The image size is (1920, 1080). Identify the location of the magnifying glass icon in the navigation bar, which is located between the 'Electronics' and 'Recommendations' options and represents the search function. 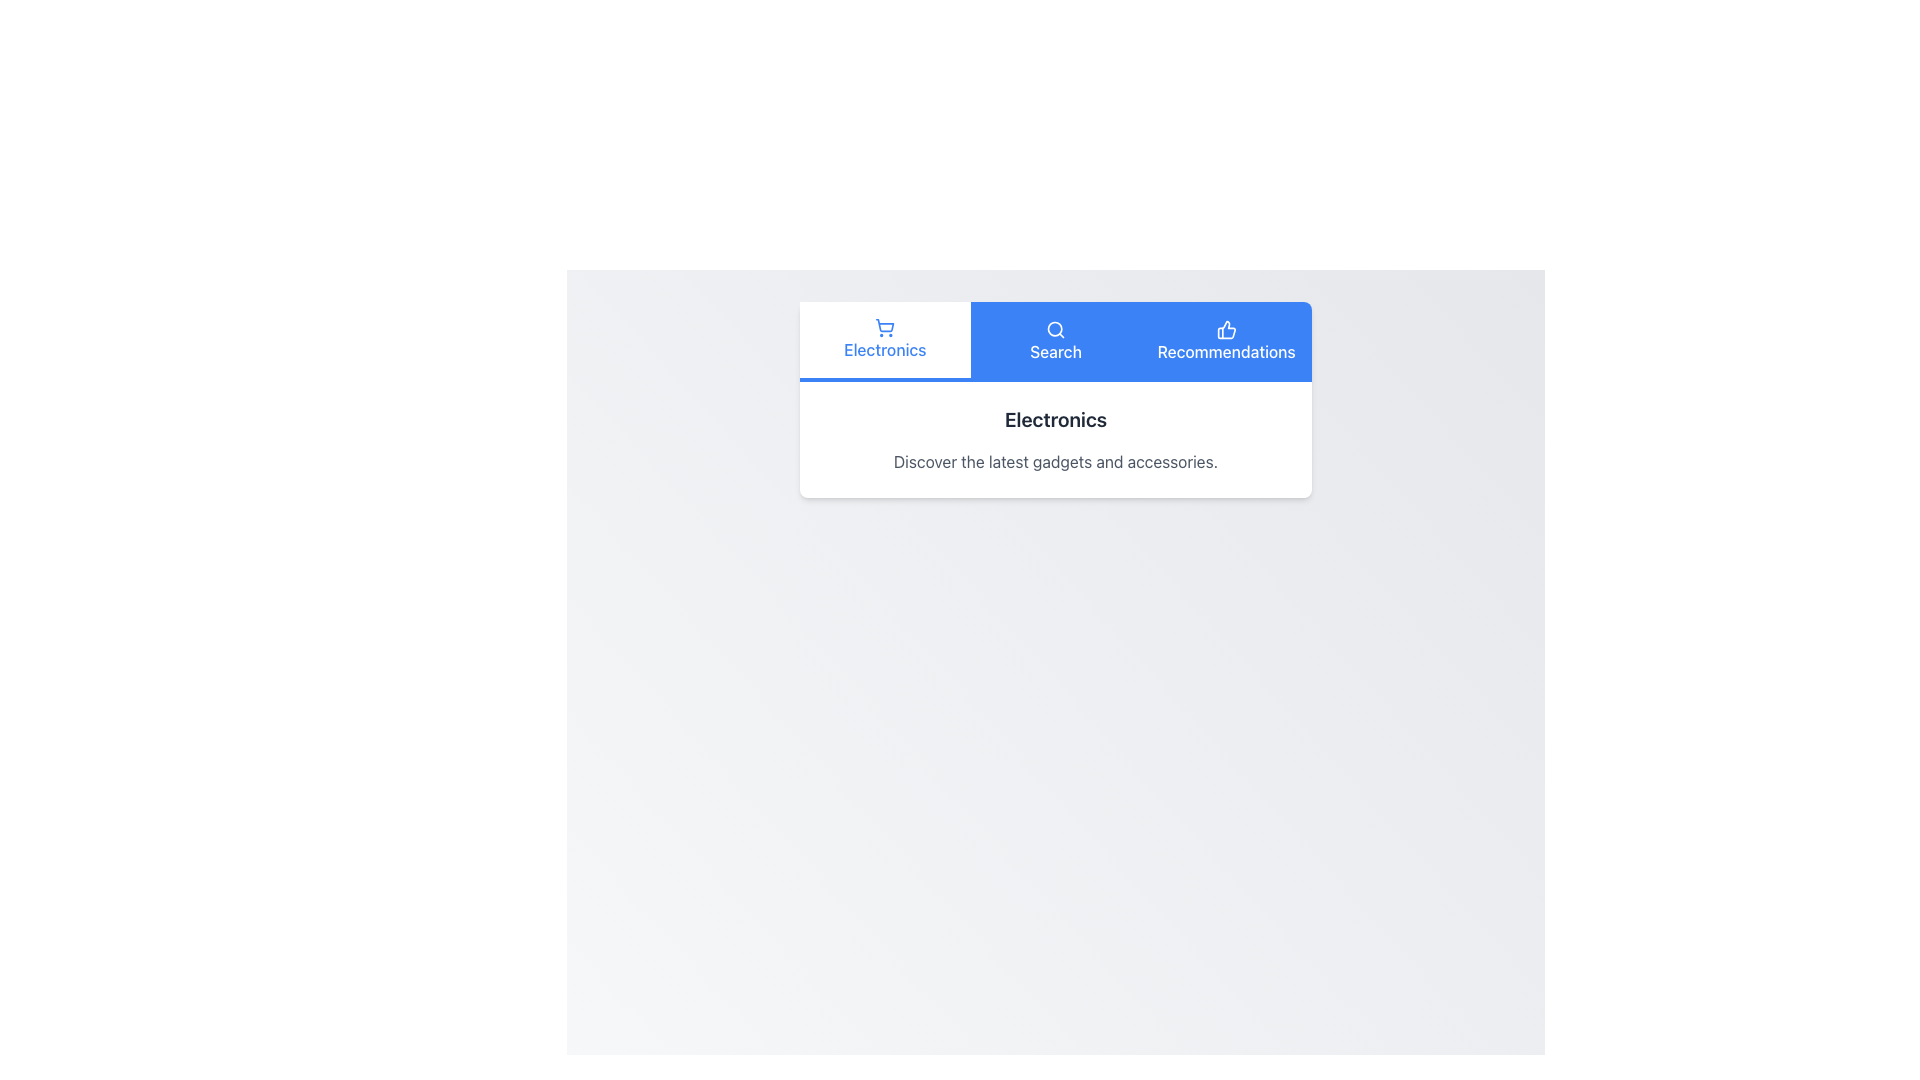
(1055, 329).